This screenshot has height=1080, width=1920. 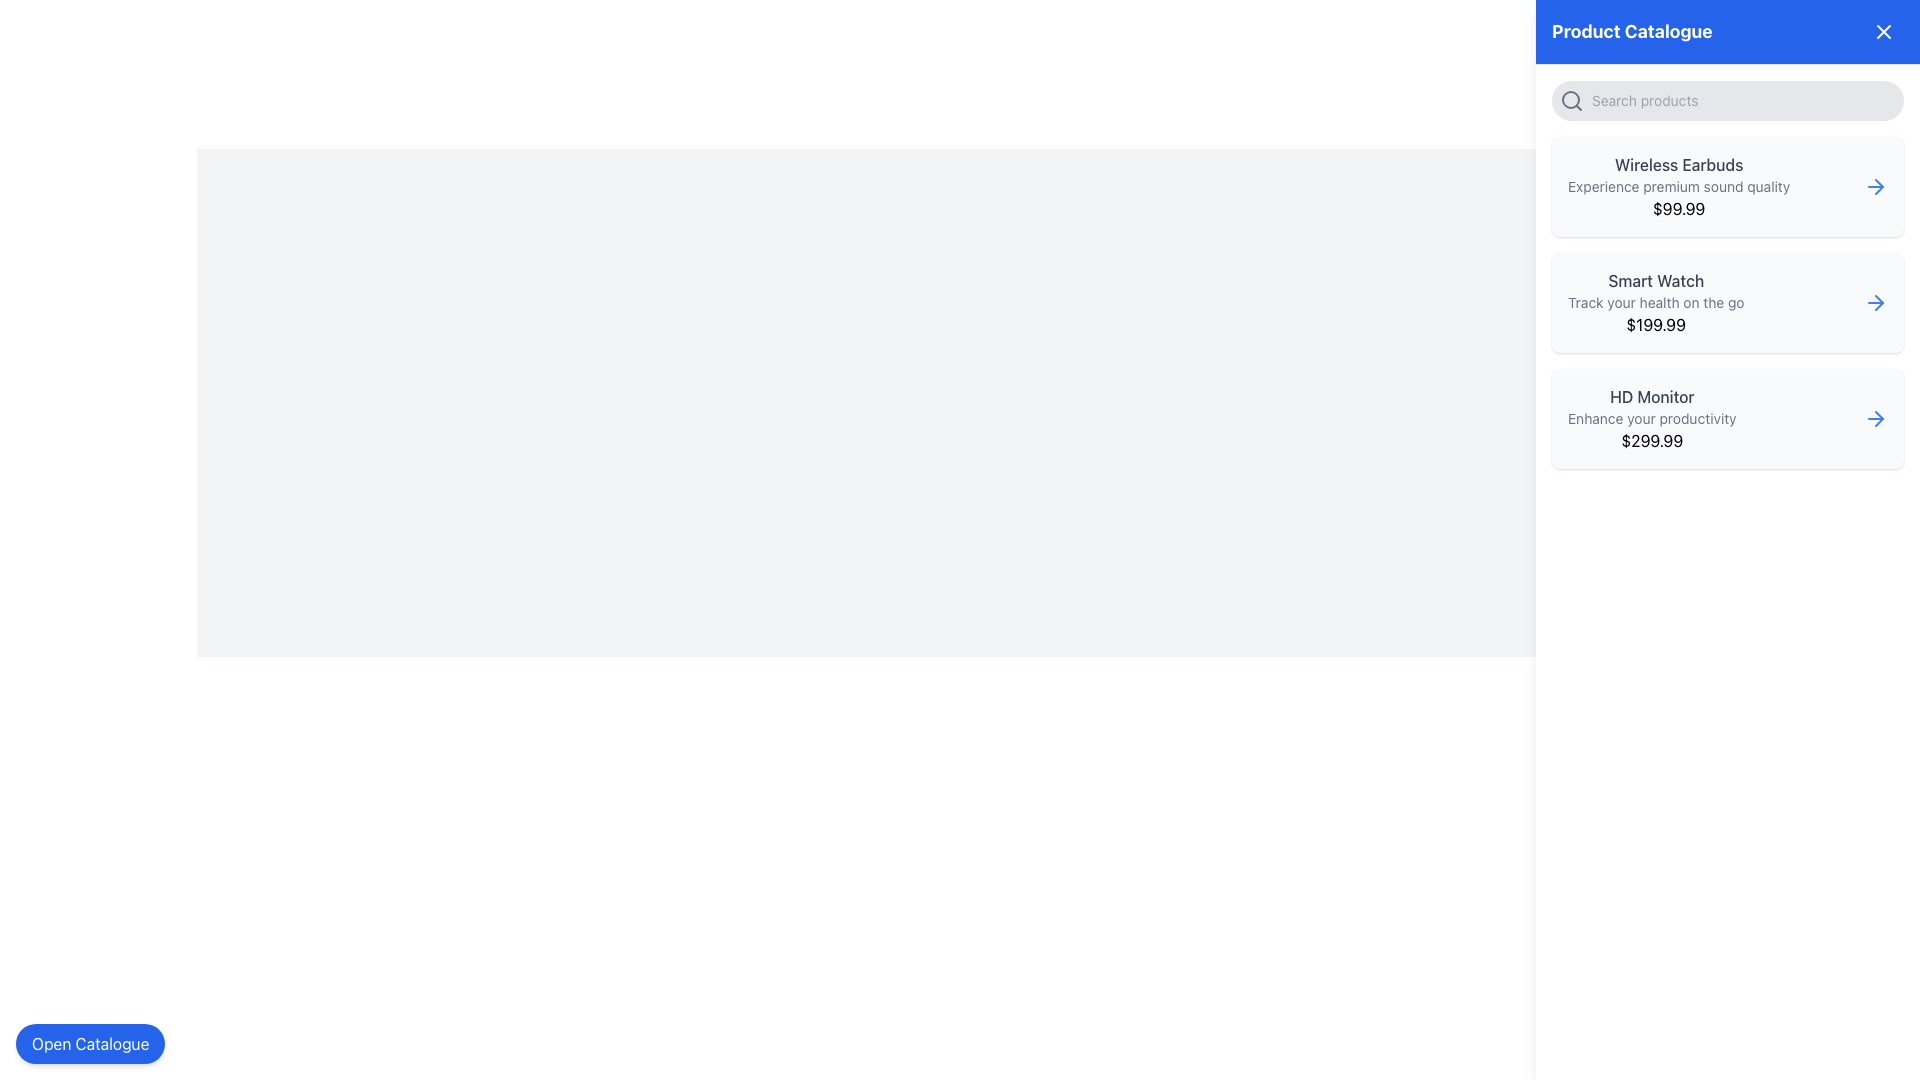 I want to click on the Close Button icon, which is a minimalist 'X' graphic located in the top-right corner of the blue header bar labeled 'Product Catalogue', so click(x=1882, y=31).